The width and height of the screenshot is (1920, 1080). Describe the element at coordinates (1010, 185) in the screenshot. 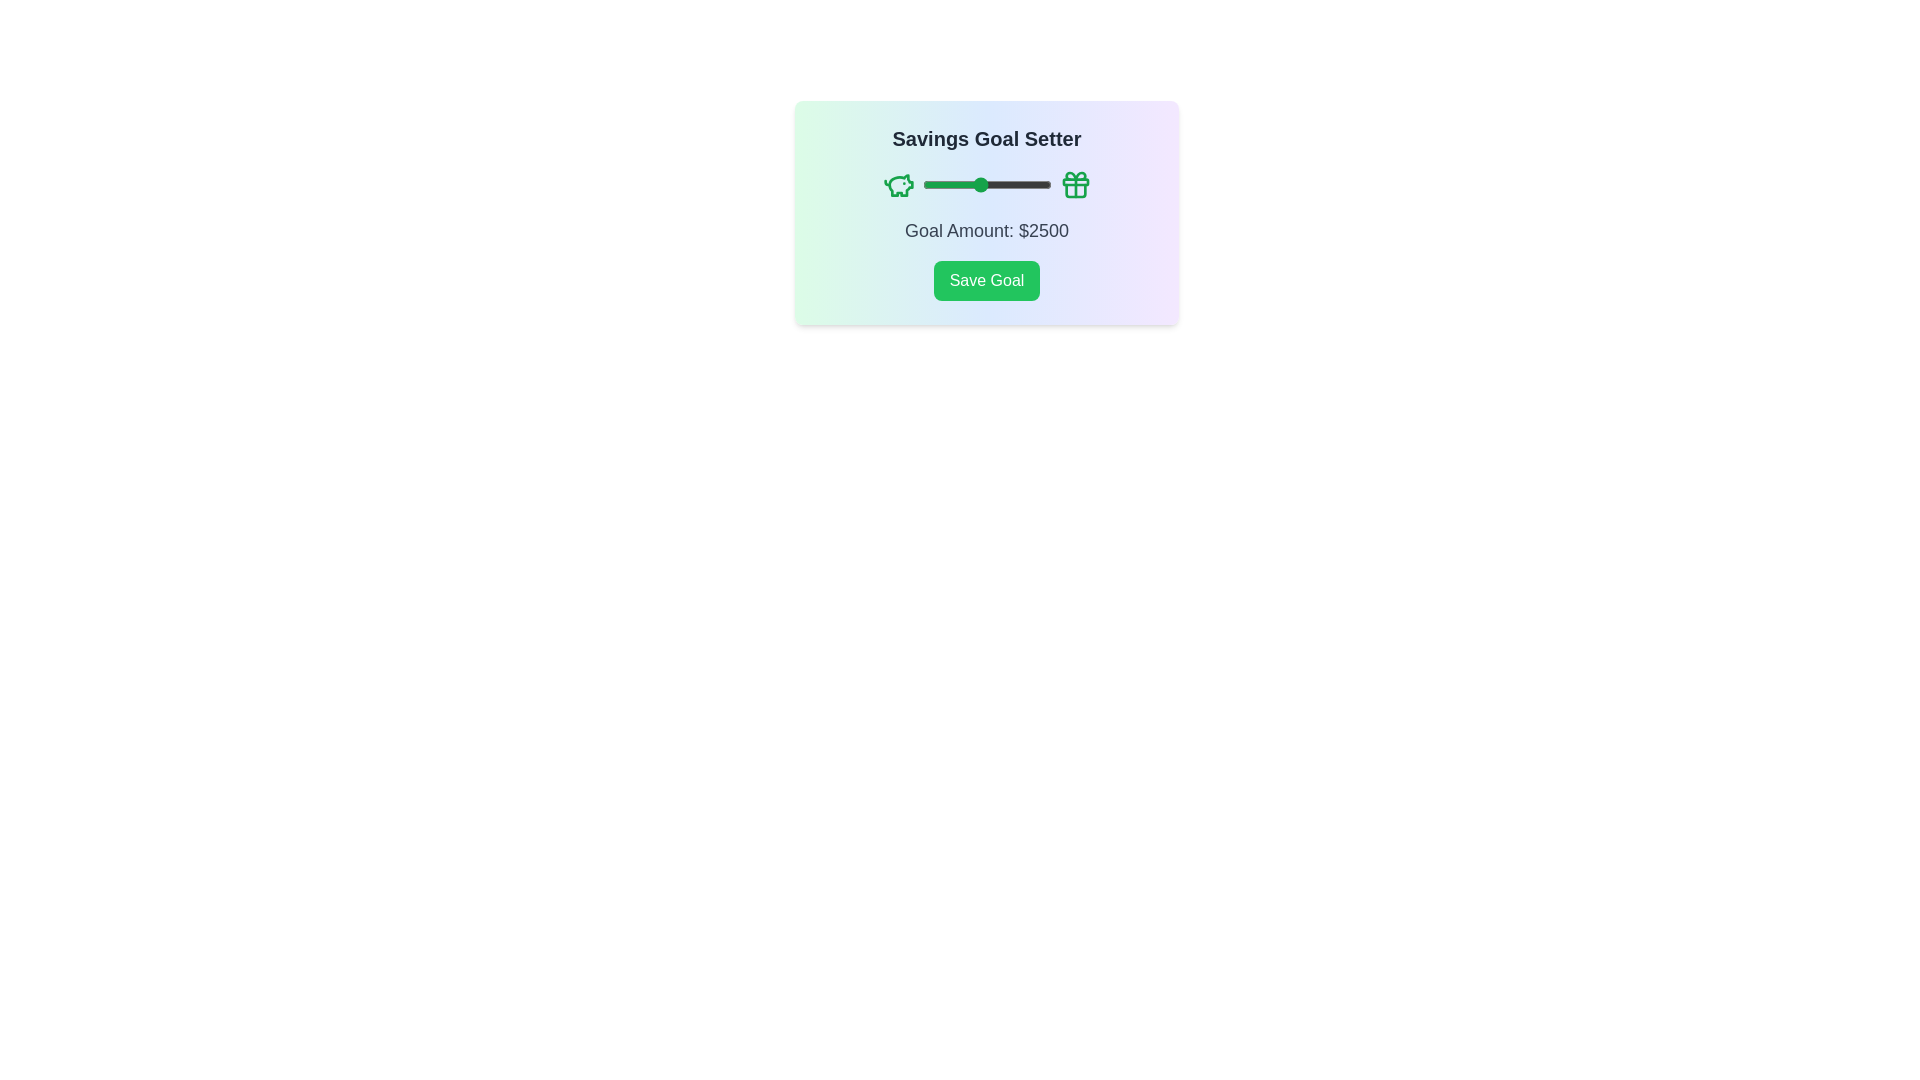

I see `the savings goal slider to 3578 by dragging it` at that location.